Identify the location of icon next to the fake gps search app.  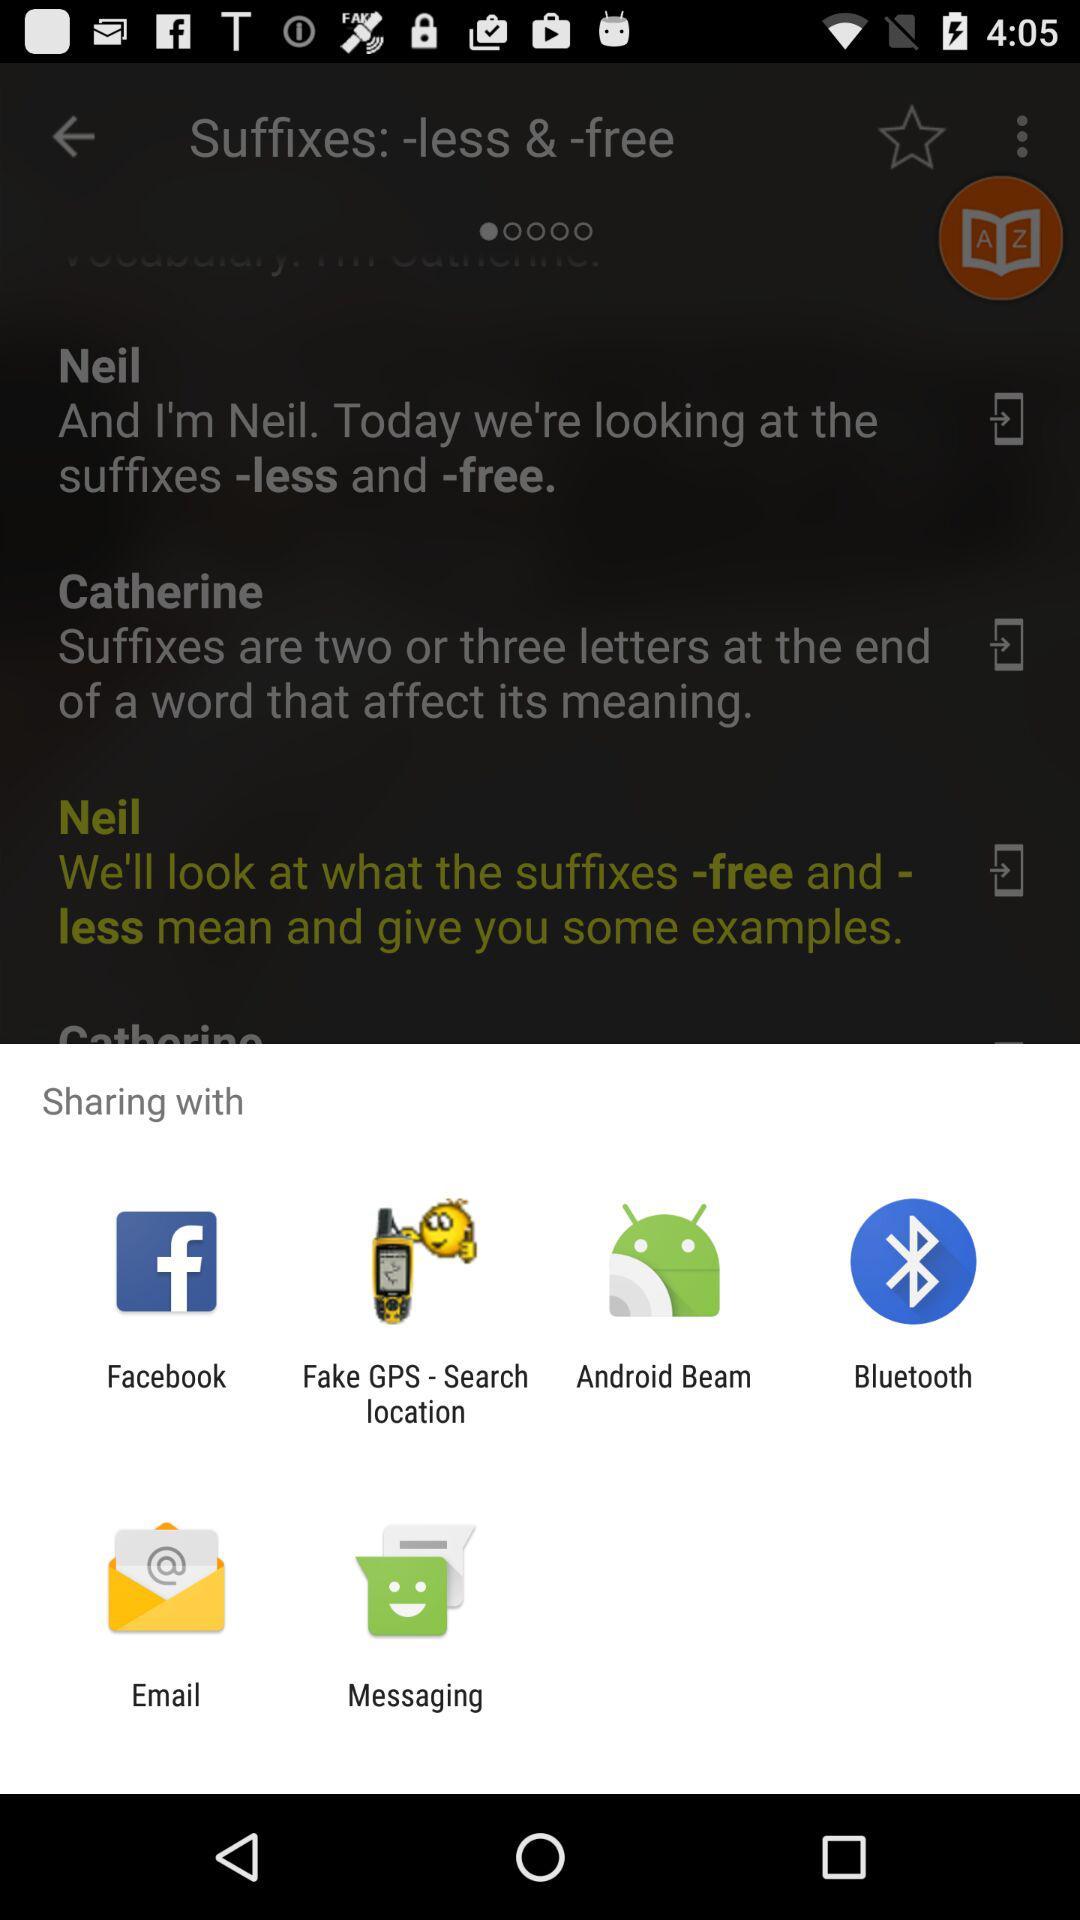
(664, 1392).